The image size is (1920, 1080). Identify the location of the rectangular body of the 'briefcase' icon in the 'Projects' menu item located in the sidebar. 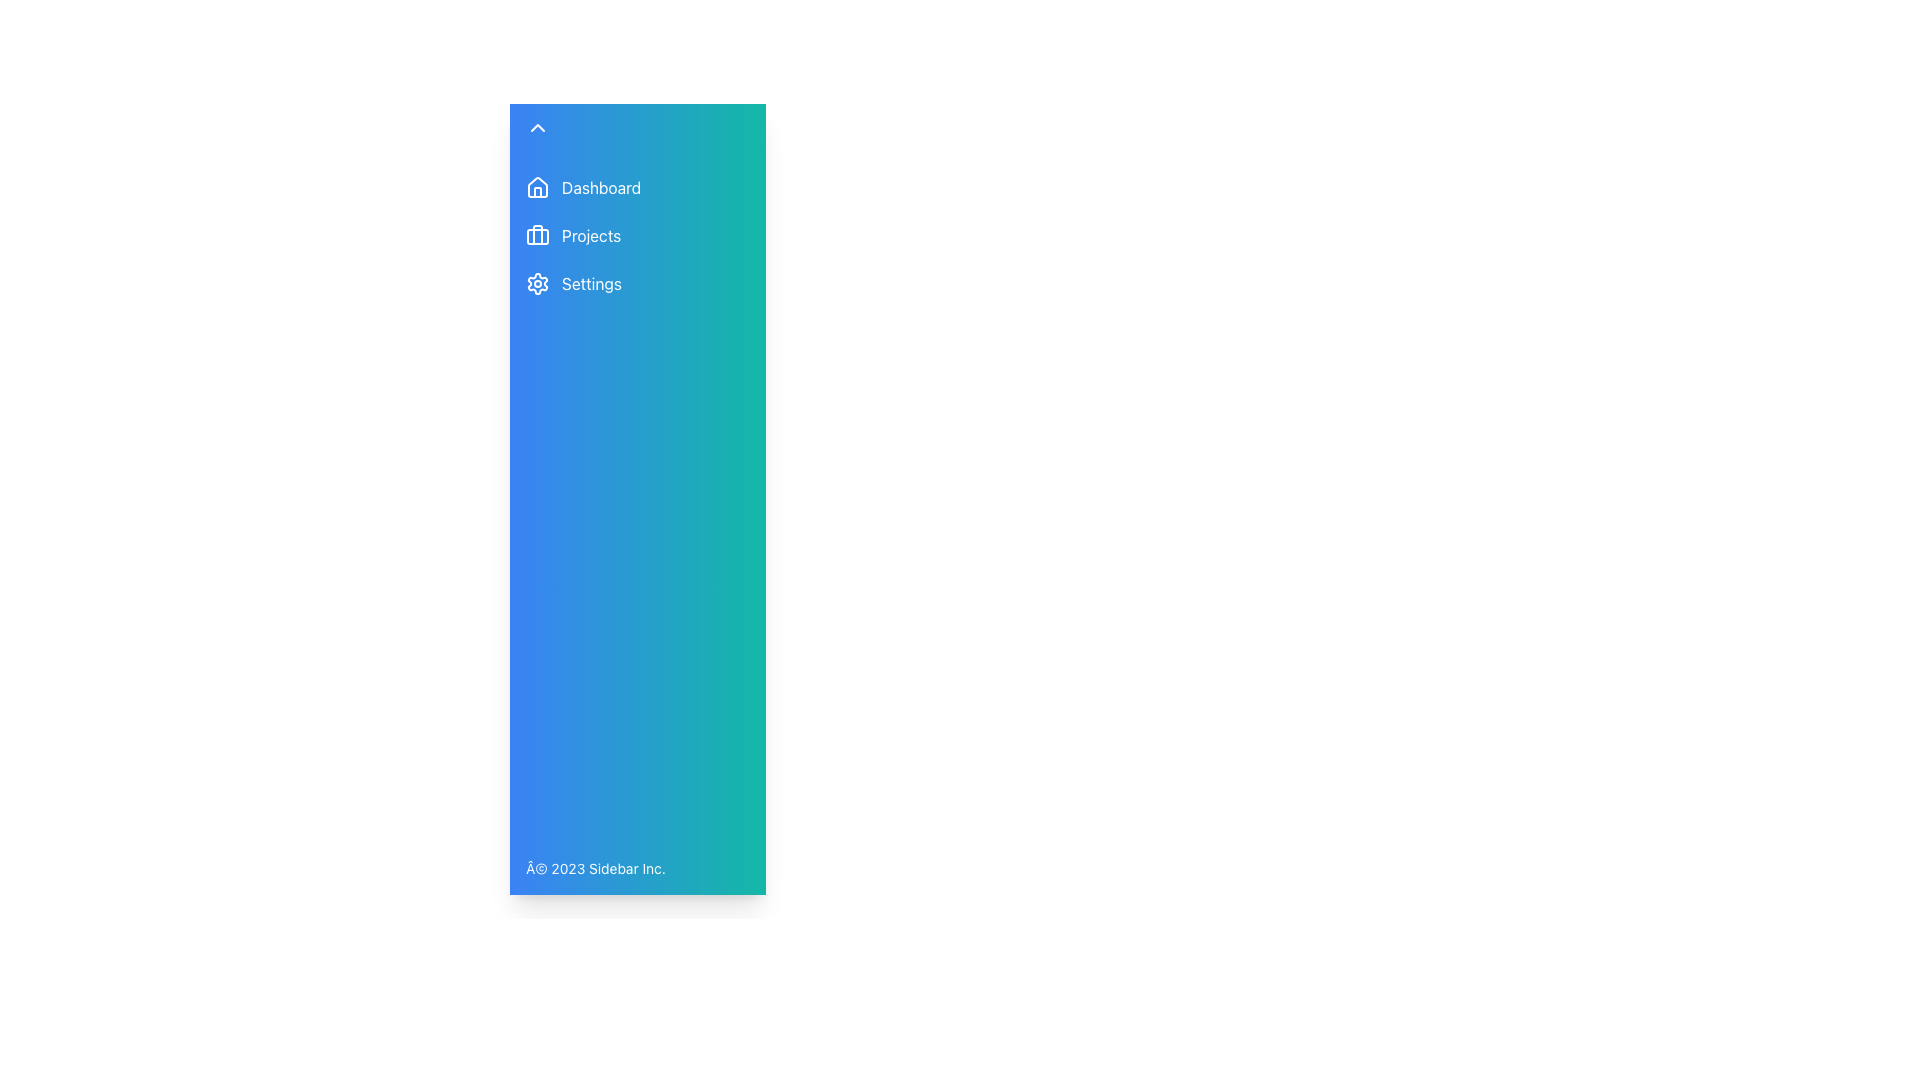
(537, 235).